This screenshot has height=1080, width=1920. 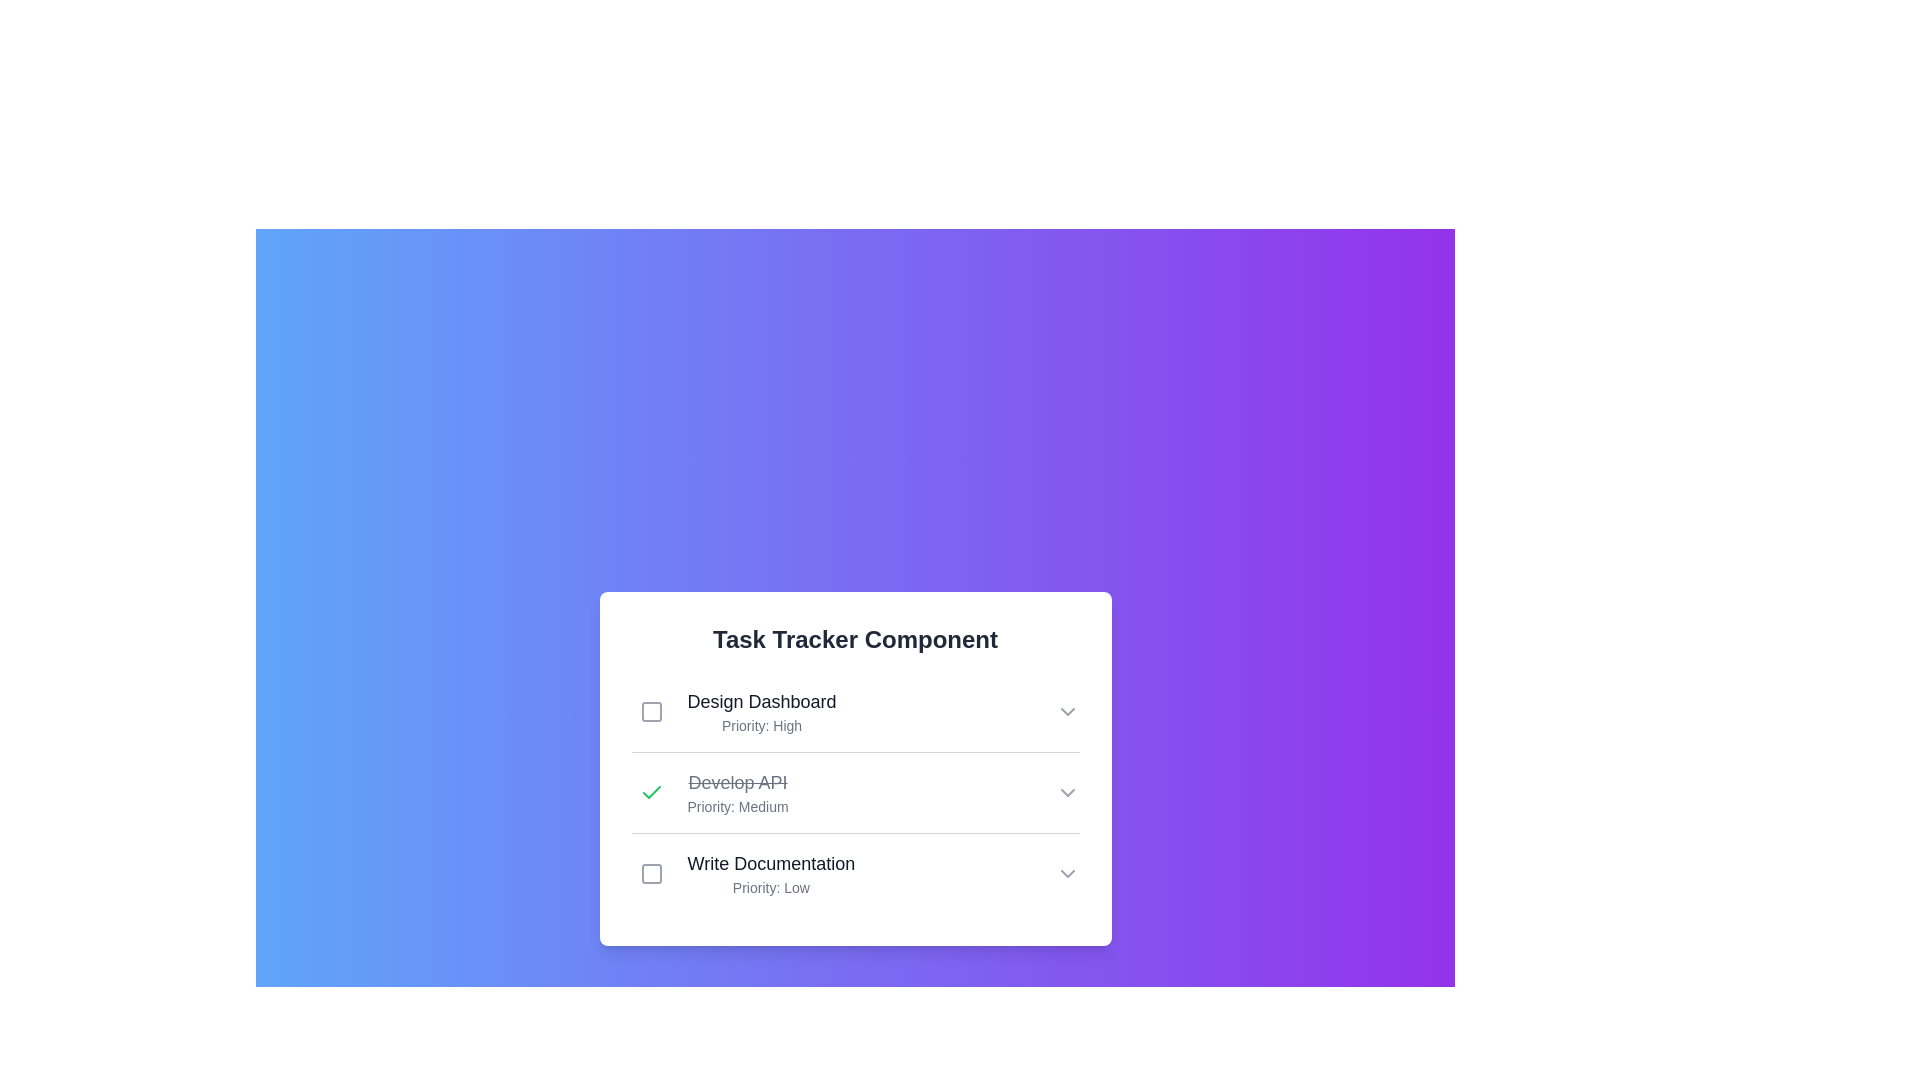 What do you see at coordinates (1066, 873) in the screenshot?
I see `the chevron-down icon of the task Write Documentation to observe its hover effect` at bounding box center [1066, 873].